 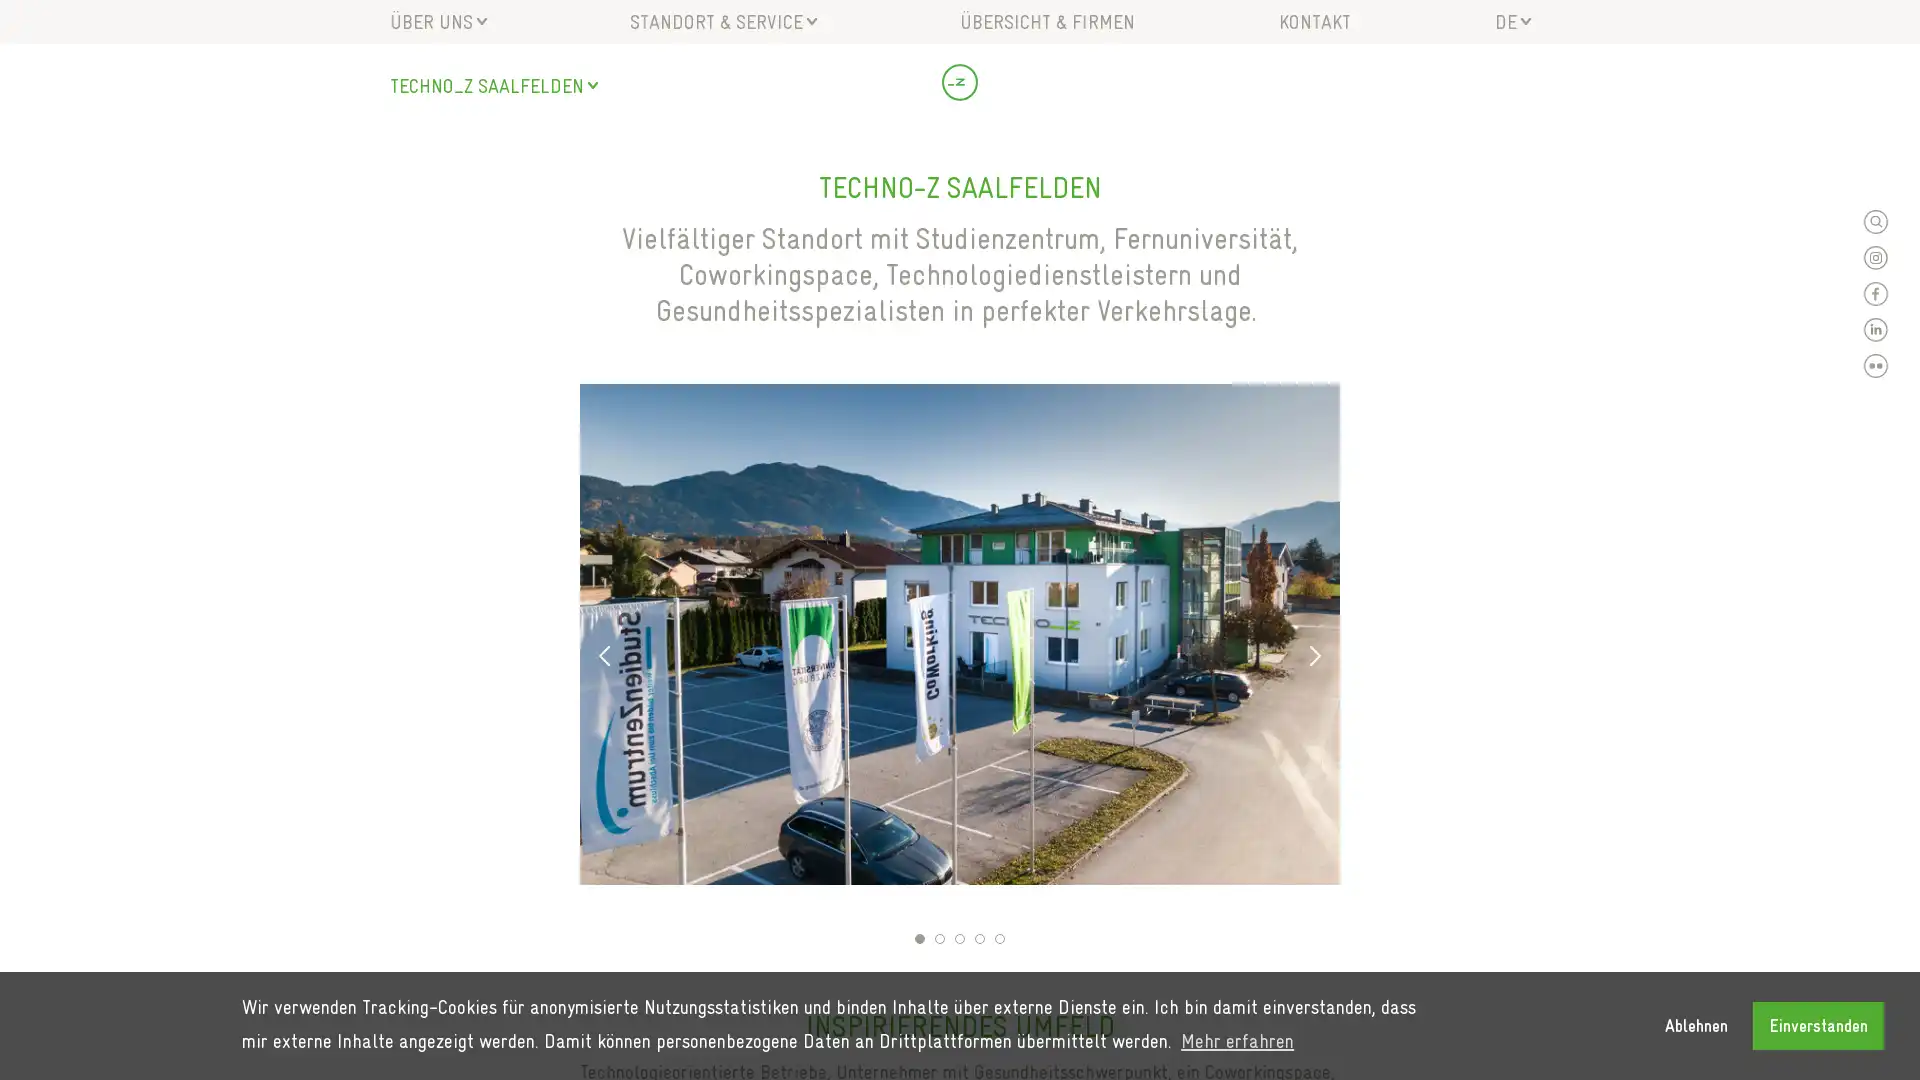 I want to click on Next, so click(x=1315, y=655).